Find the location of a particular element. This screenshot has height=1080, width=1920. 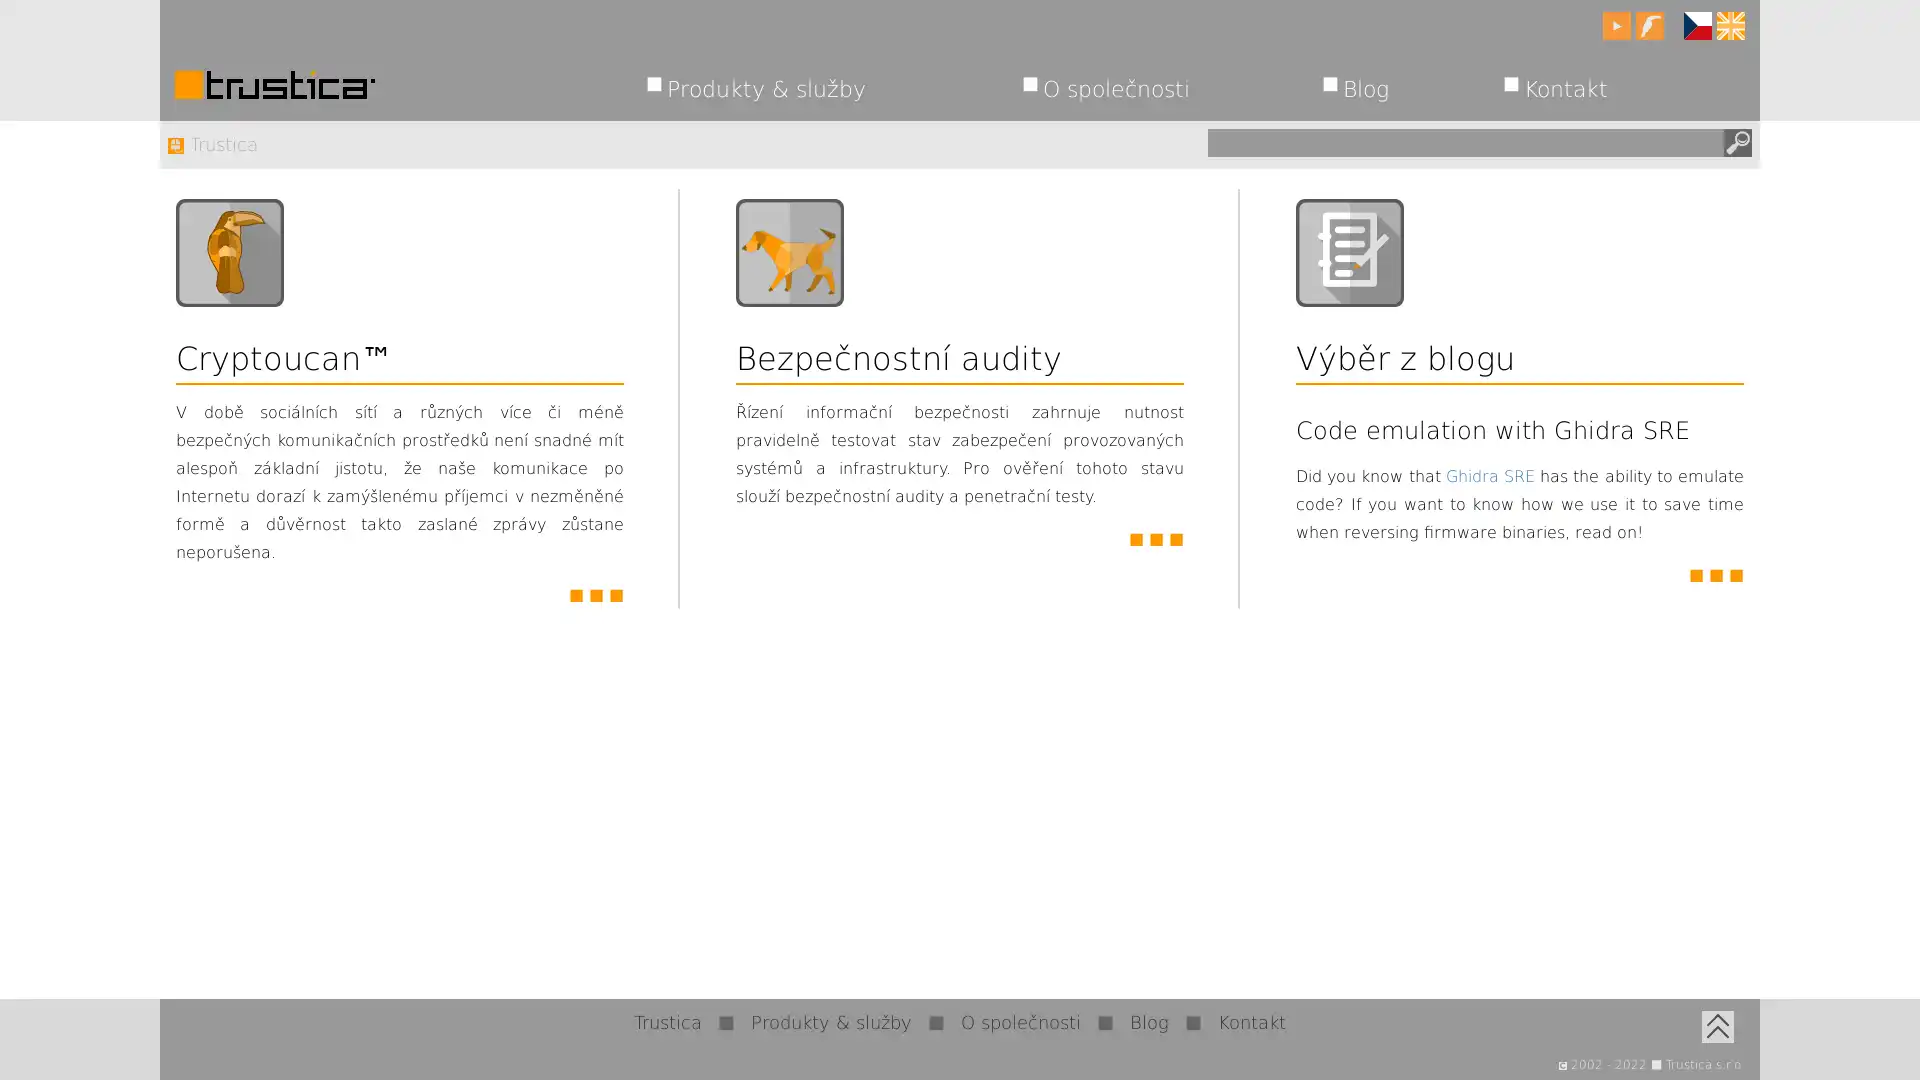

Hledat is located at coordinates (1736, 141).